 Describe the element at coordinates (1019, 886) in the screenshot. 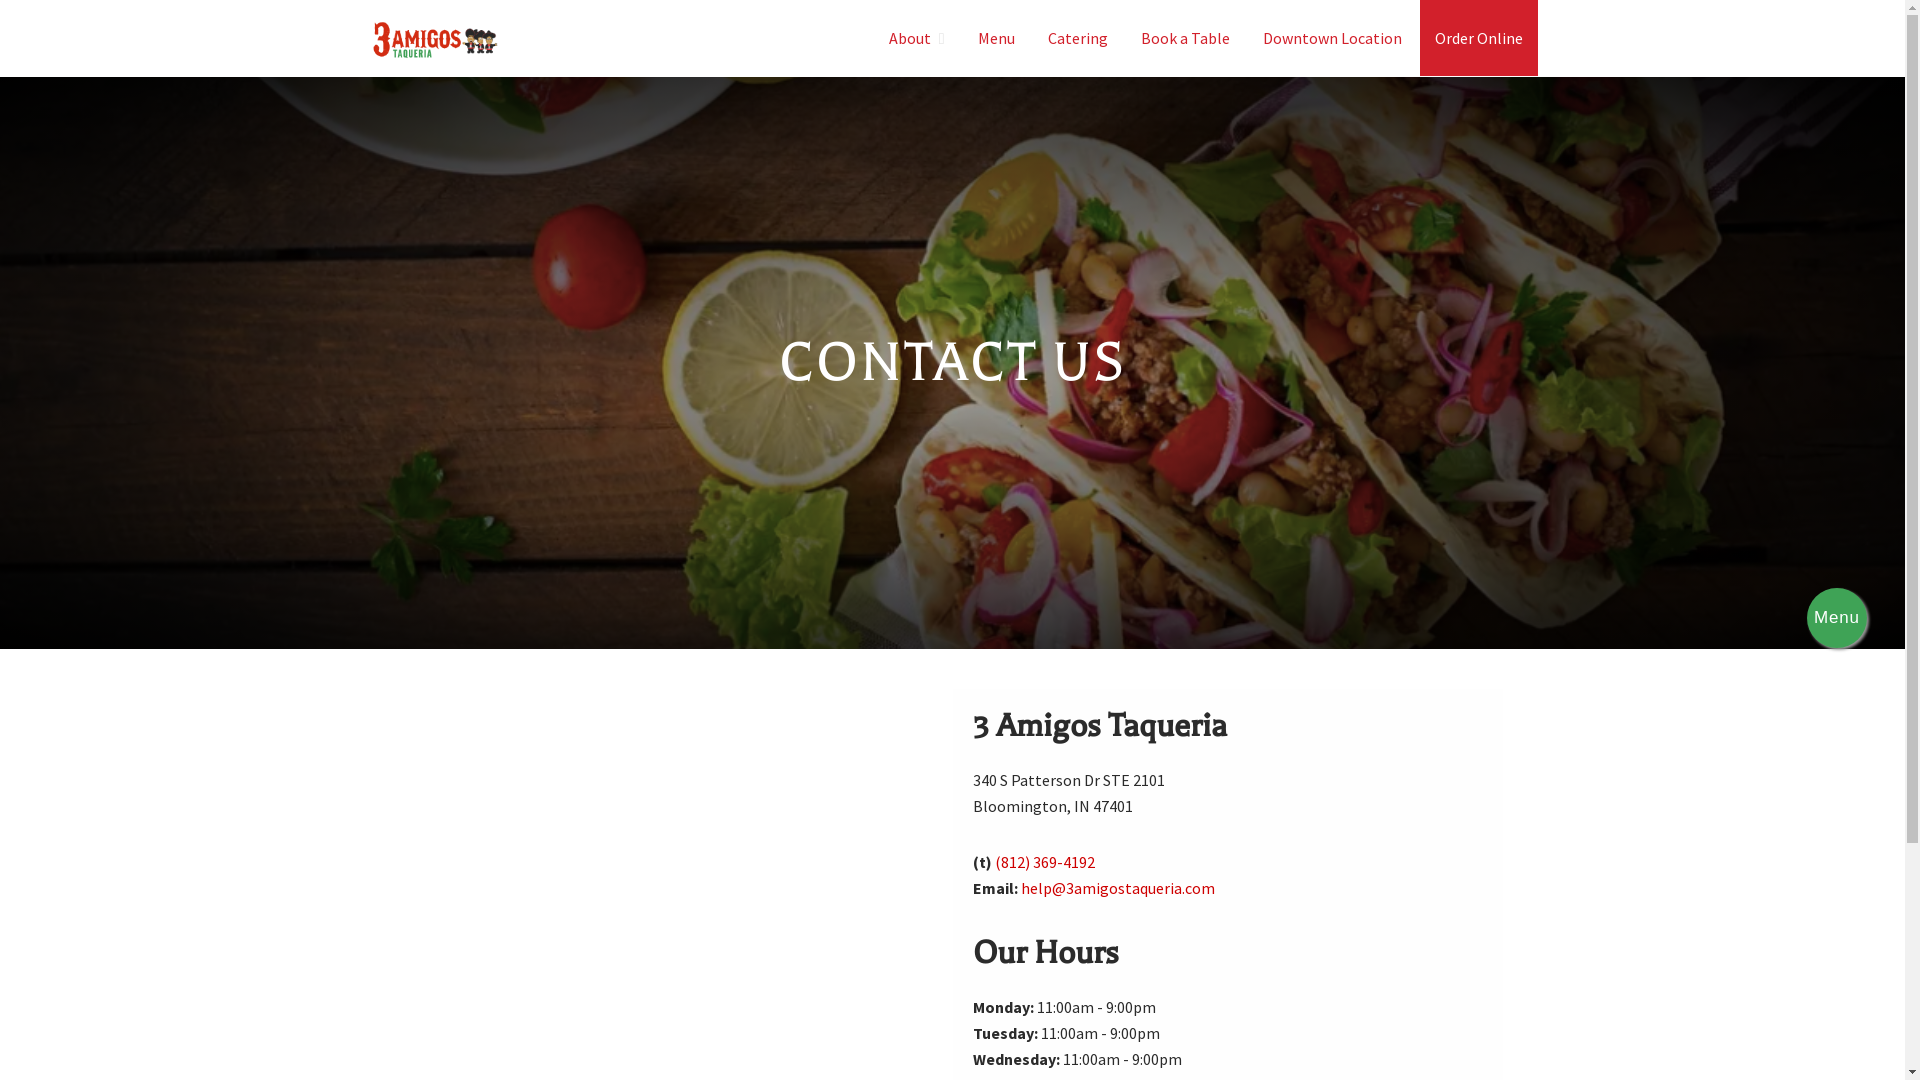

I see `'help@3amigostaqueria.com'` at that location.